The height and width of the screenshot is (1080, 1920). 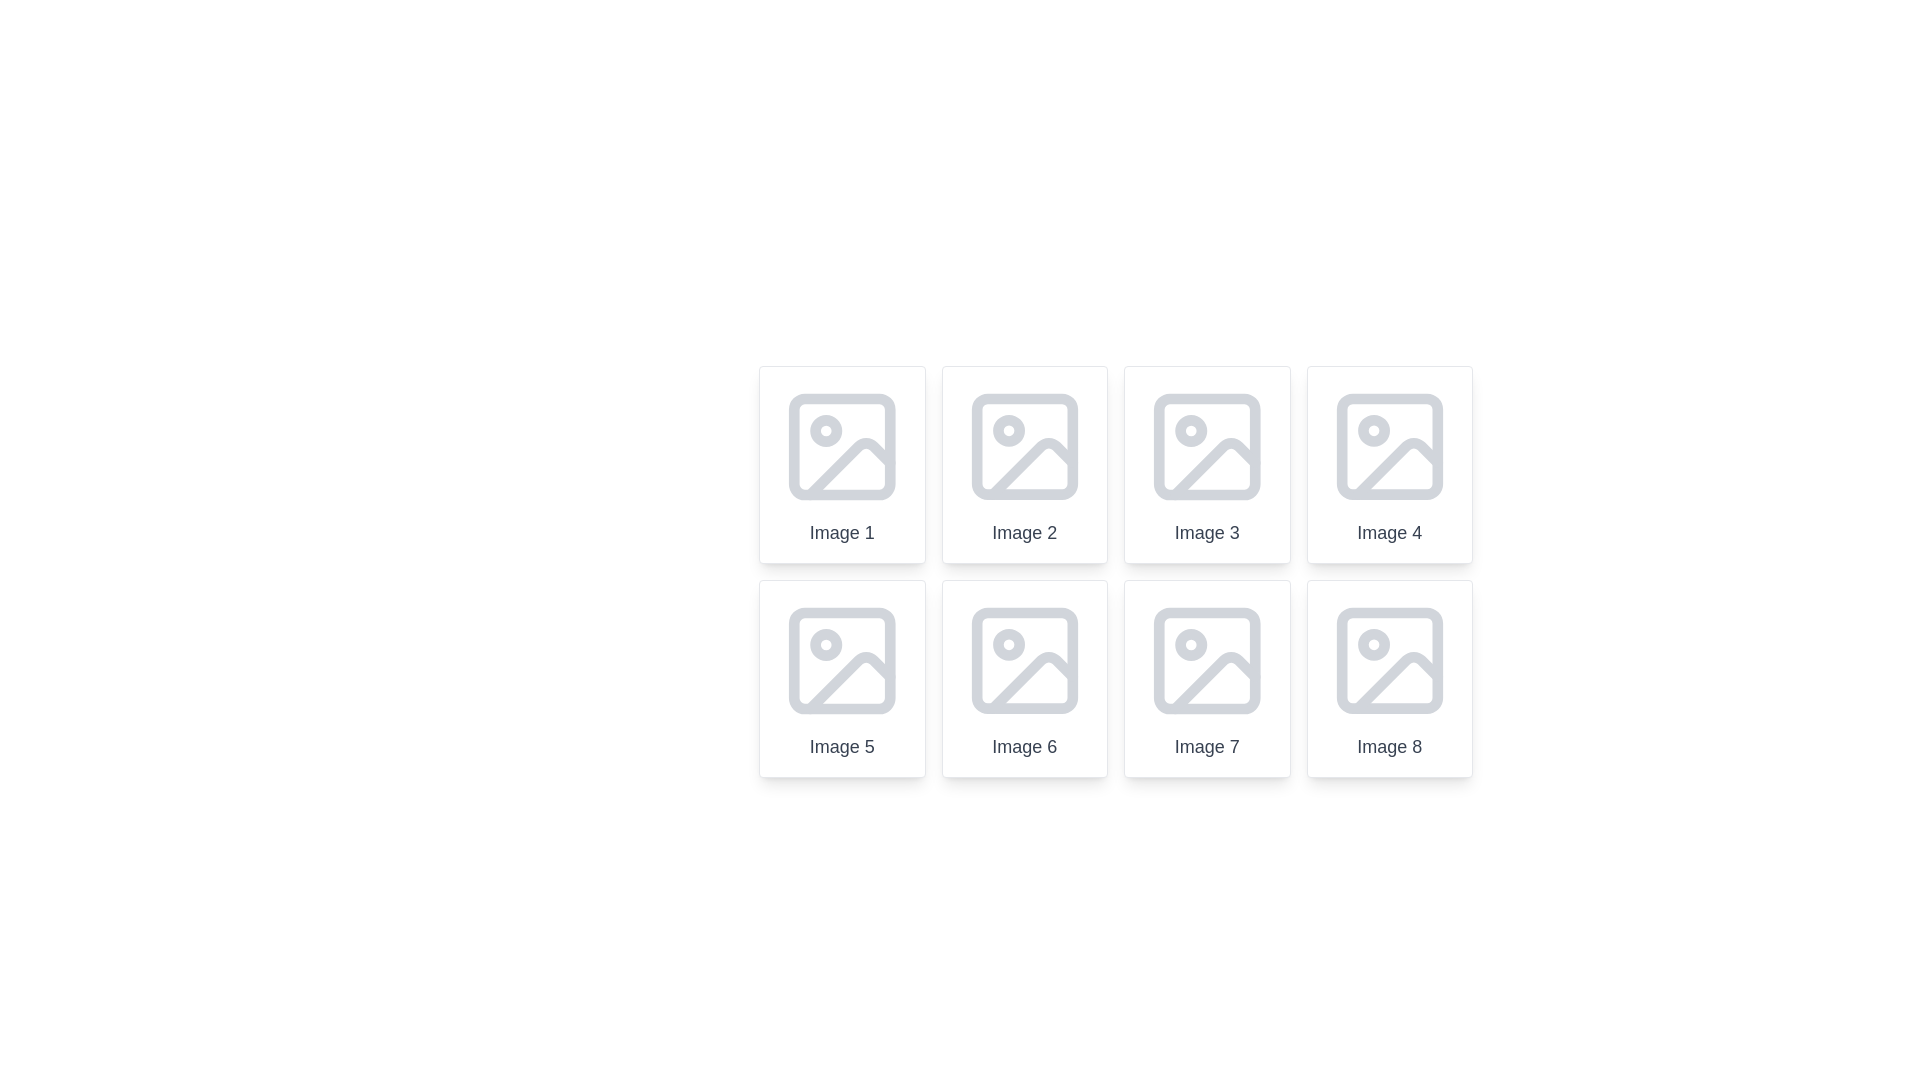 What do you see at coordinates (1024, 531) in the screenshot?
I see `the text label displaying 'Image 2' which is styled with a medium-weight font and centered alignment, located beneath an image placeholder in a grid layout` at bounding box center [1024, 531].